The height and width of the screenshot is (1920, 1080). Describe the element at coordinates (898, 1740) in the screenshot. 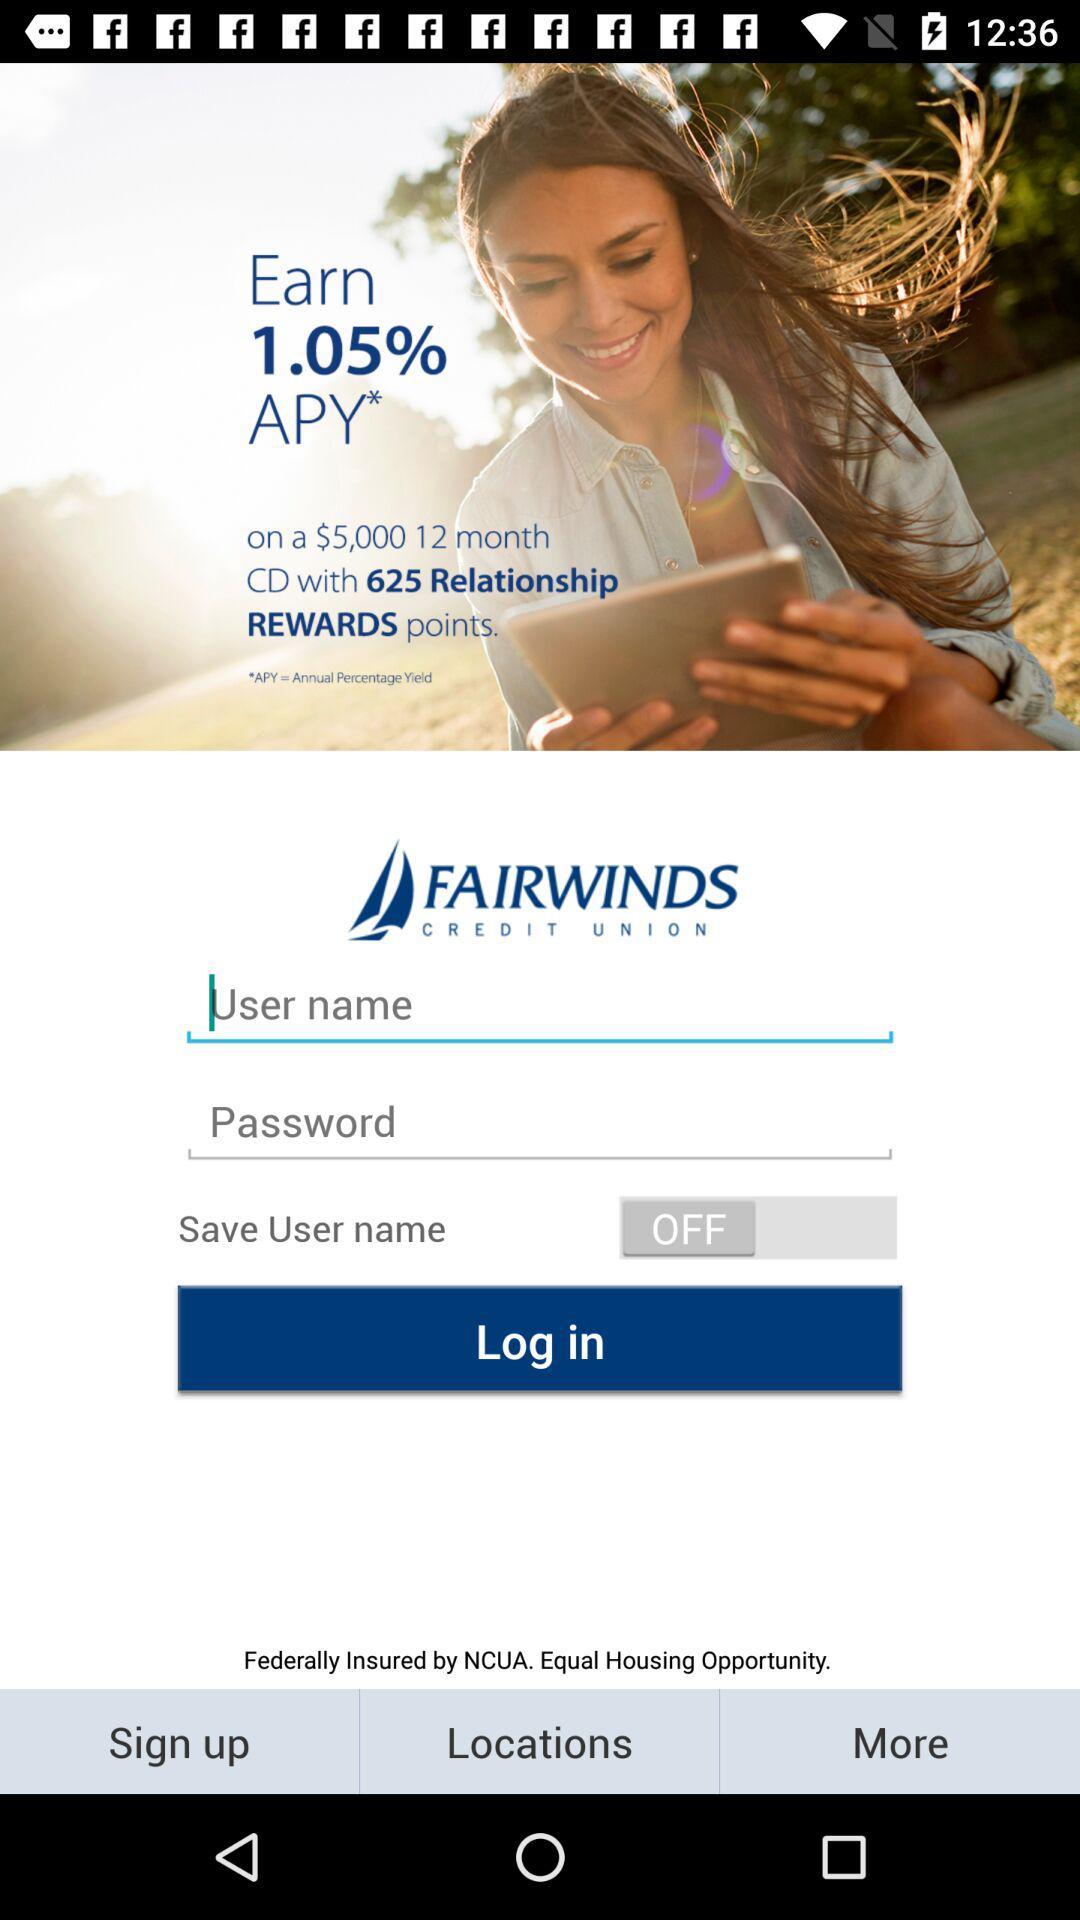

I see `the item to the right of locations item` at that location.